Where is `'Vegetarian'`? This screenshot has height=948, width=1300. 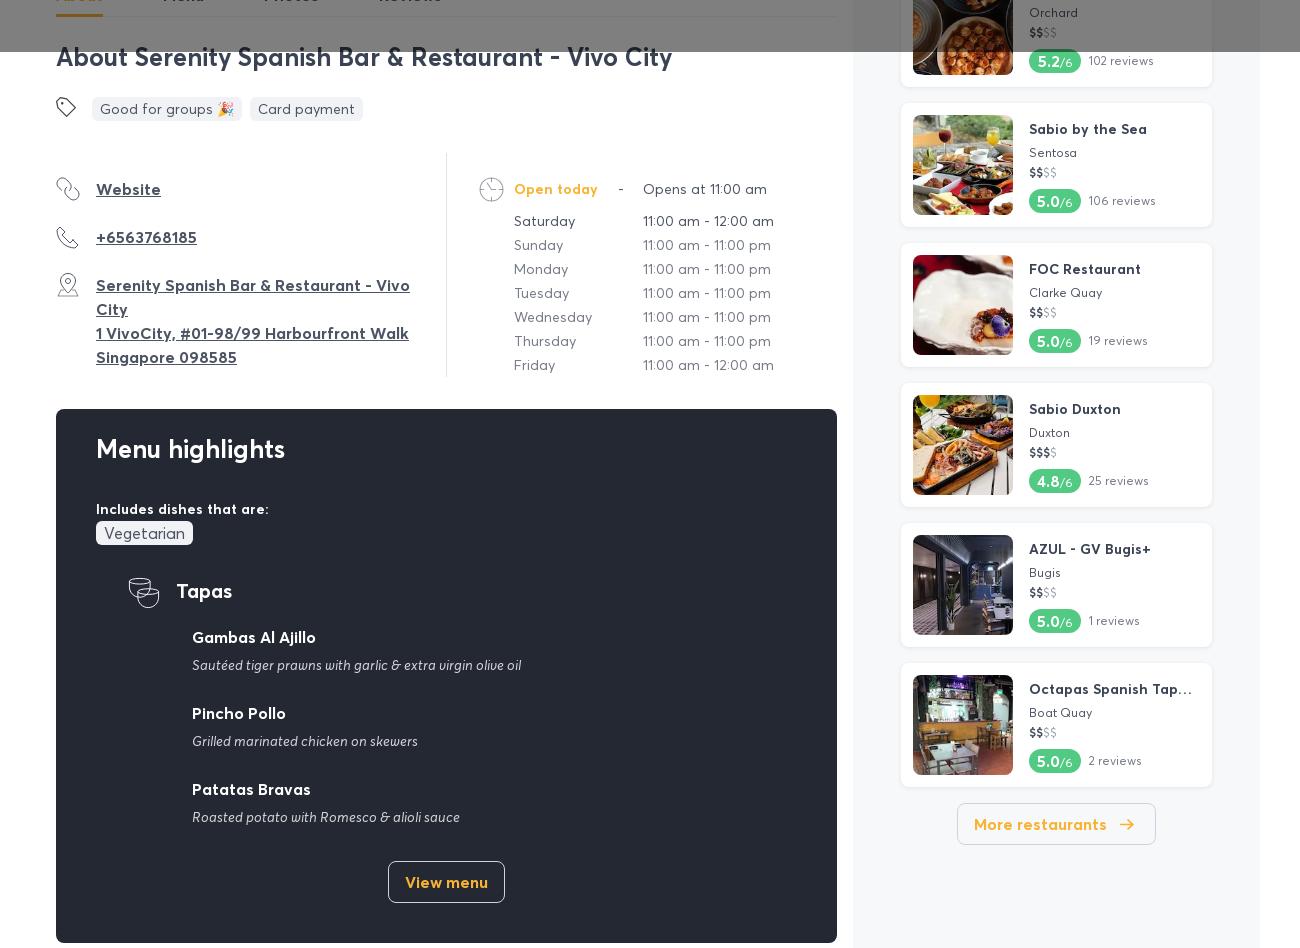 'Vegetarian' is located at coordinates (143, 532).